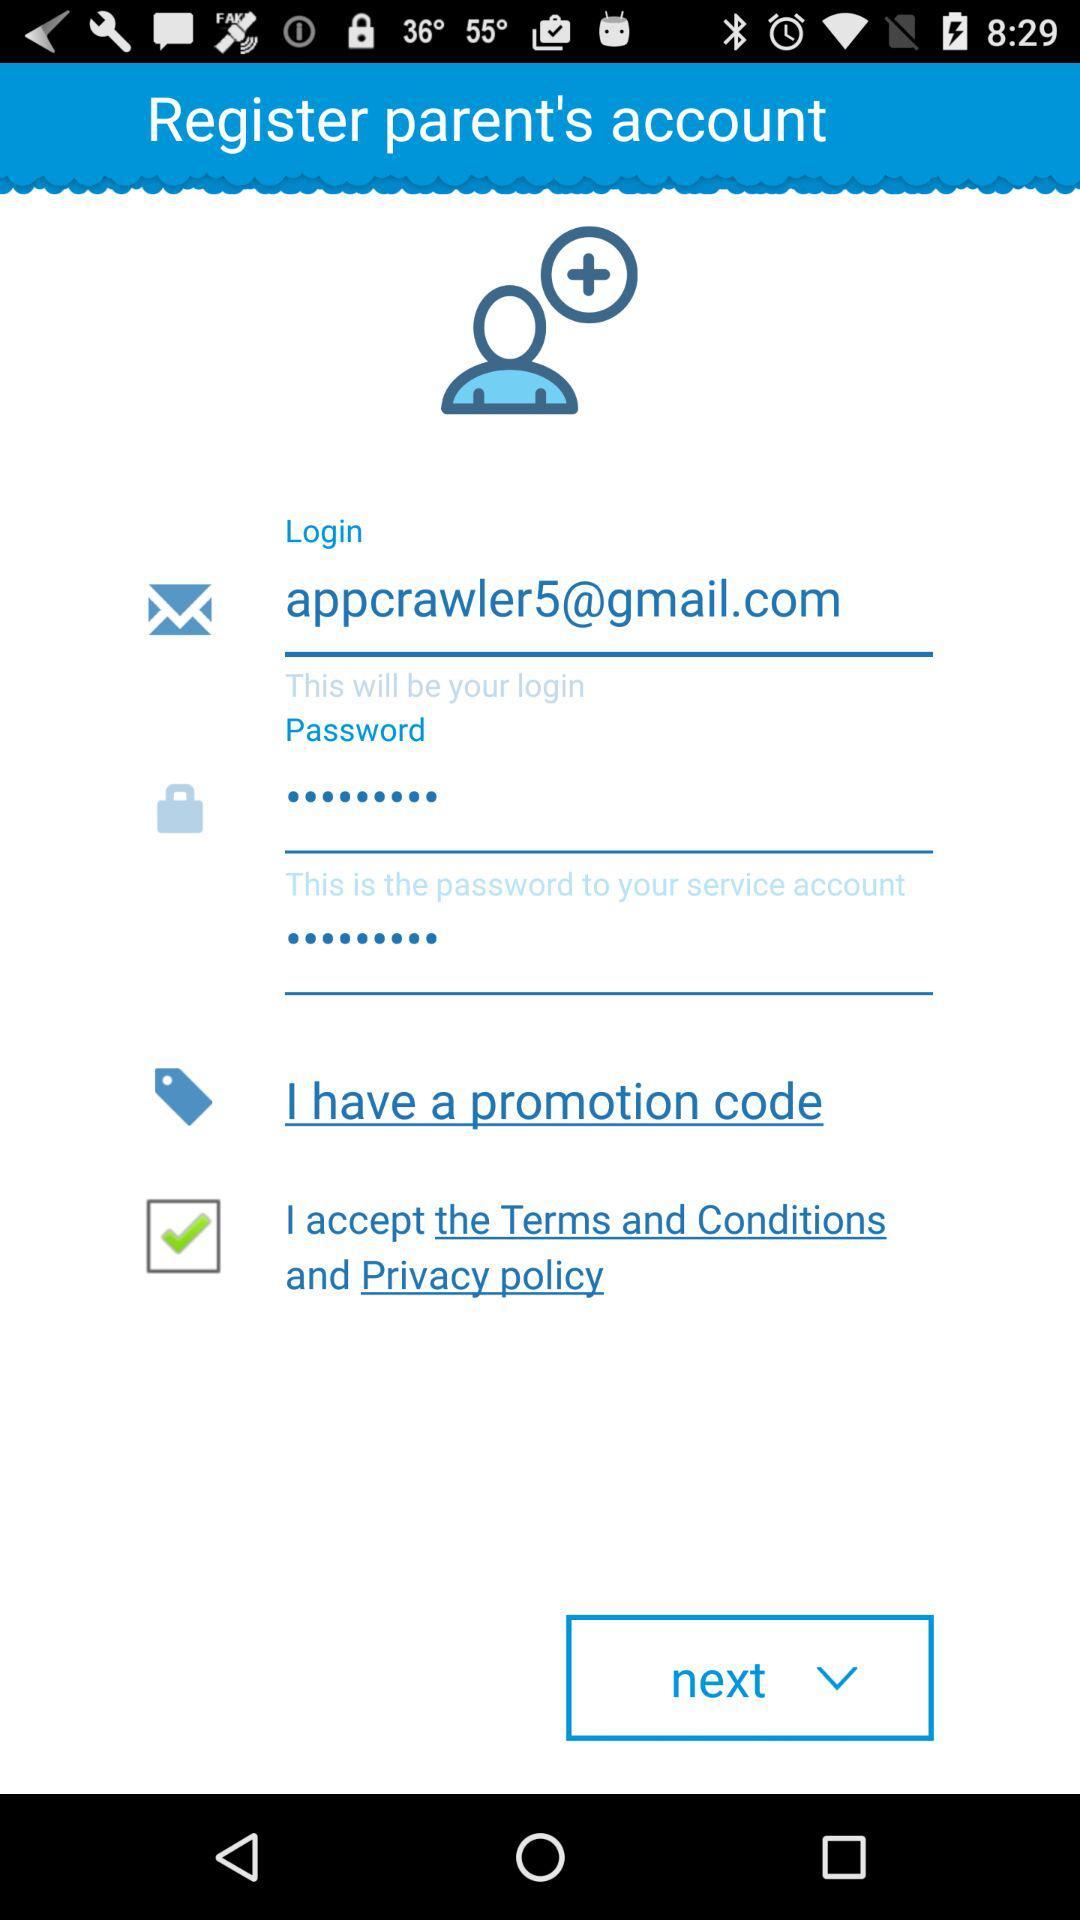 This screenshot has width=1080, height=1920. Describe the element at coordinates (538, 809) in the screenshot. I see `the text box which says password` at that location.